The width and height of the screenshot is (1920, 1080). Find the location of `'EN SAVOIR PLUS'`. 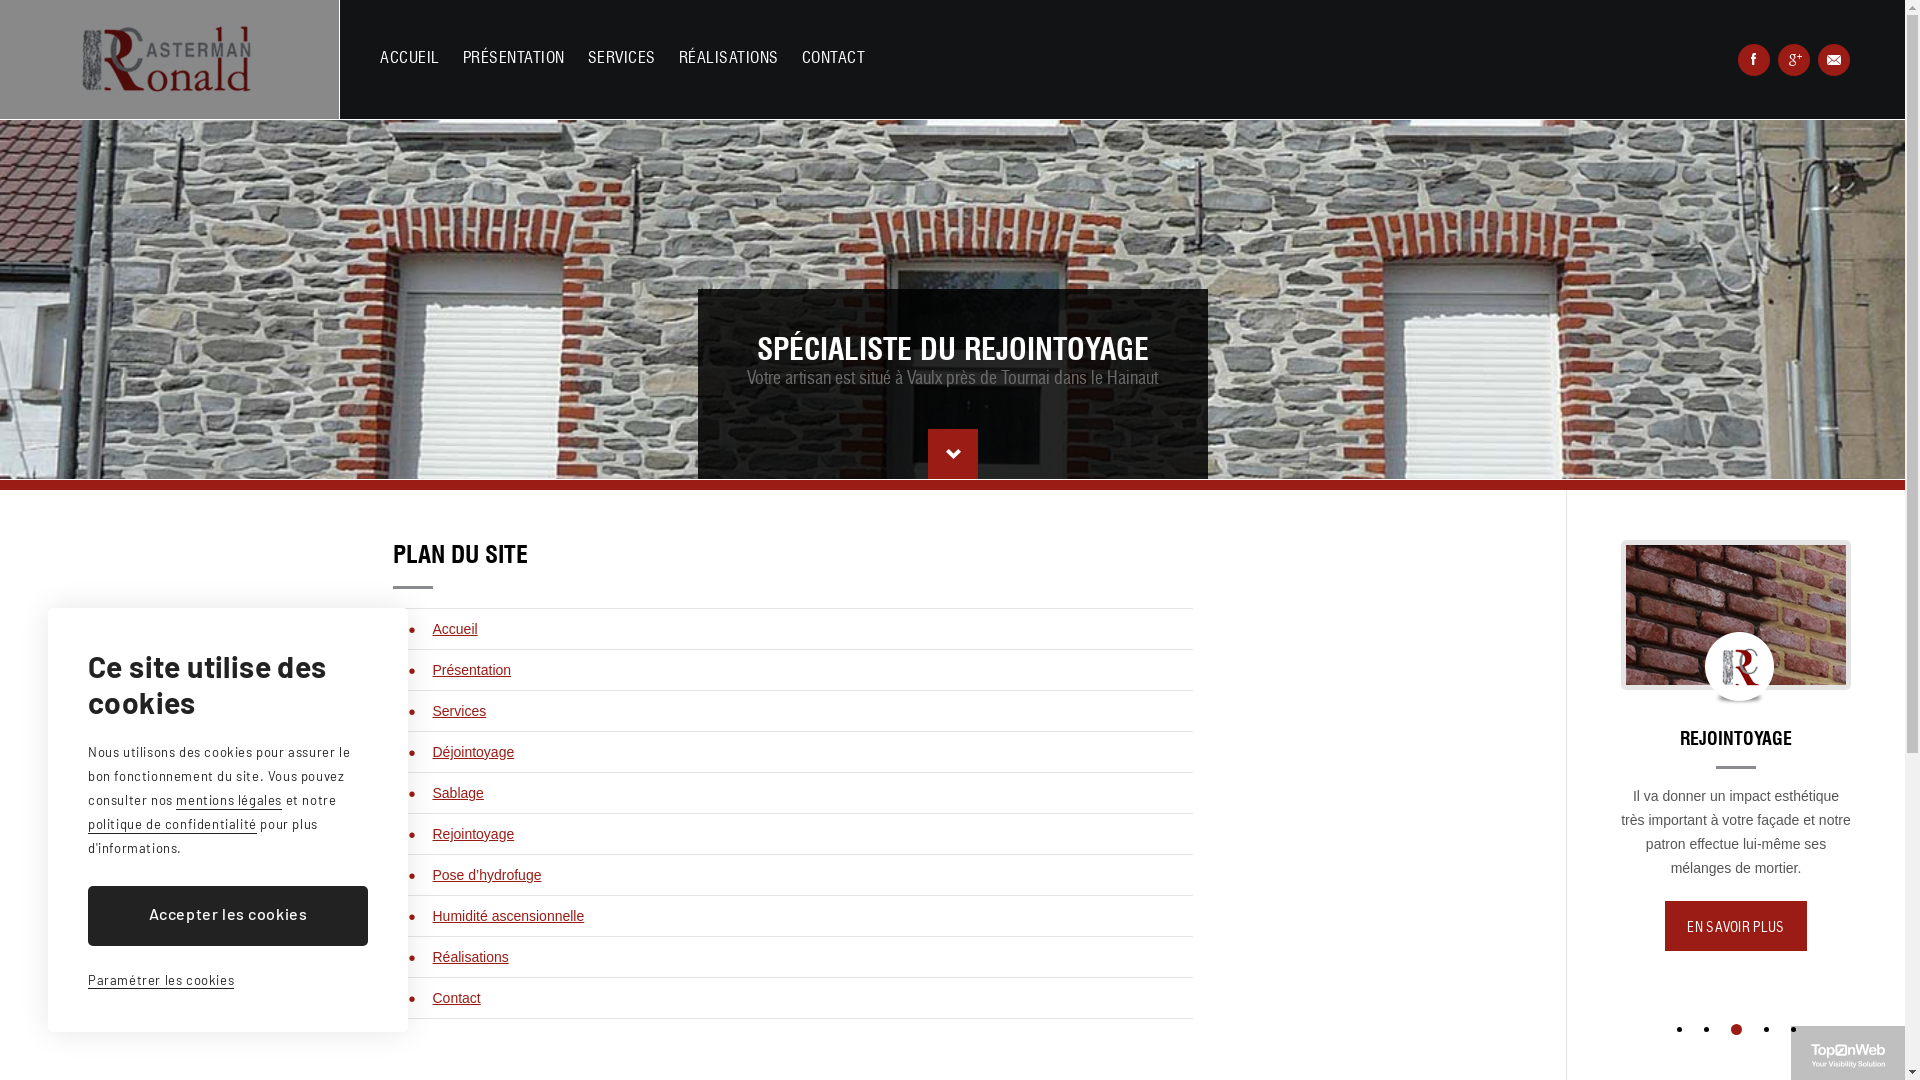

'EN SAVOIR PLUS' is located at coordinates (1665, 948).